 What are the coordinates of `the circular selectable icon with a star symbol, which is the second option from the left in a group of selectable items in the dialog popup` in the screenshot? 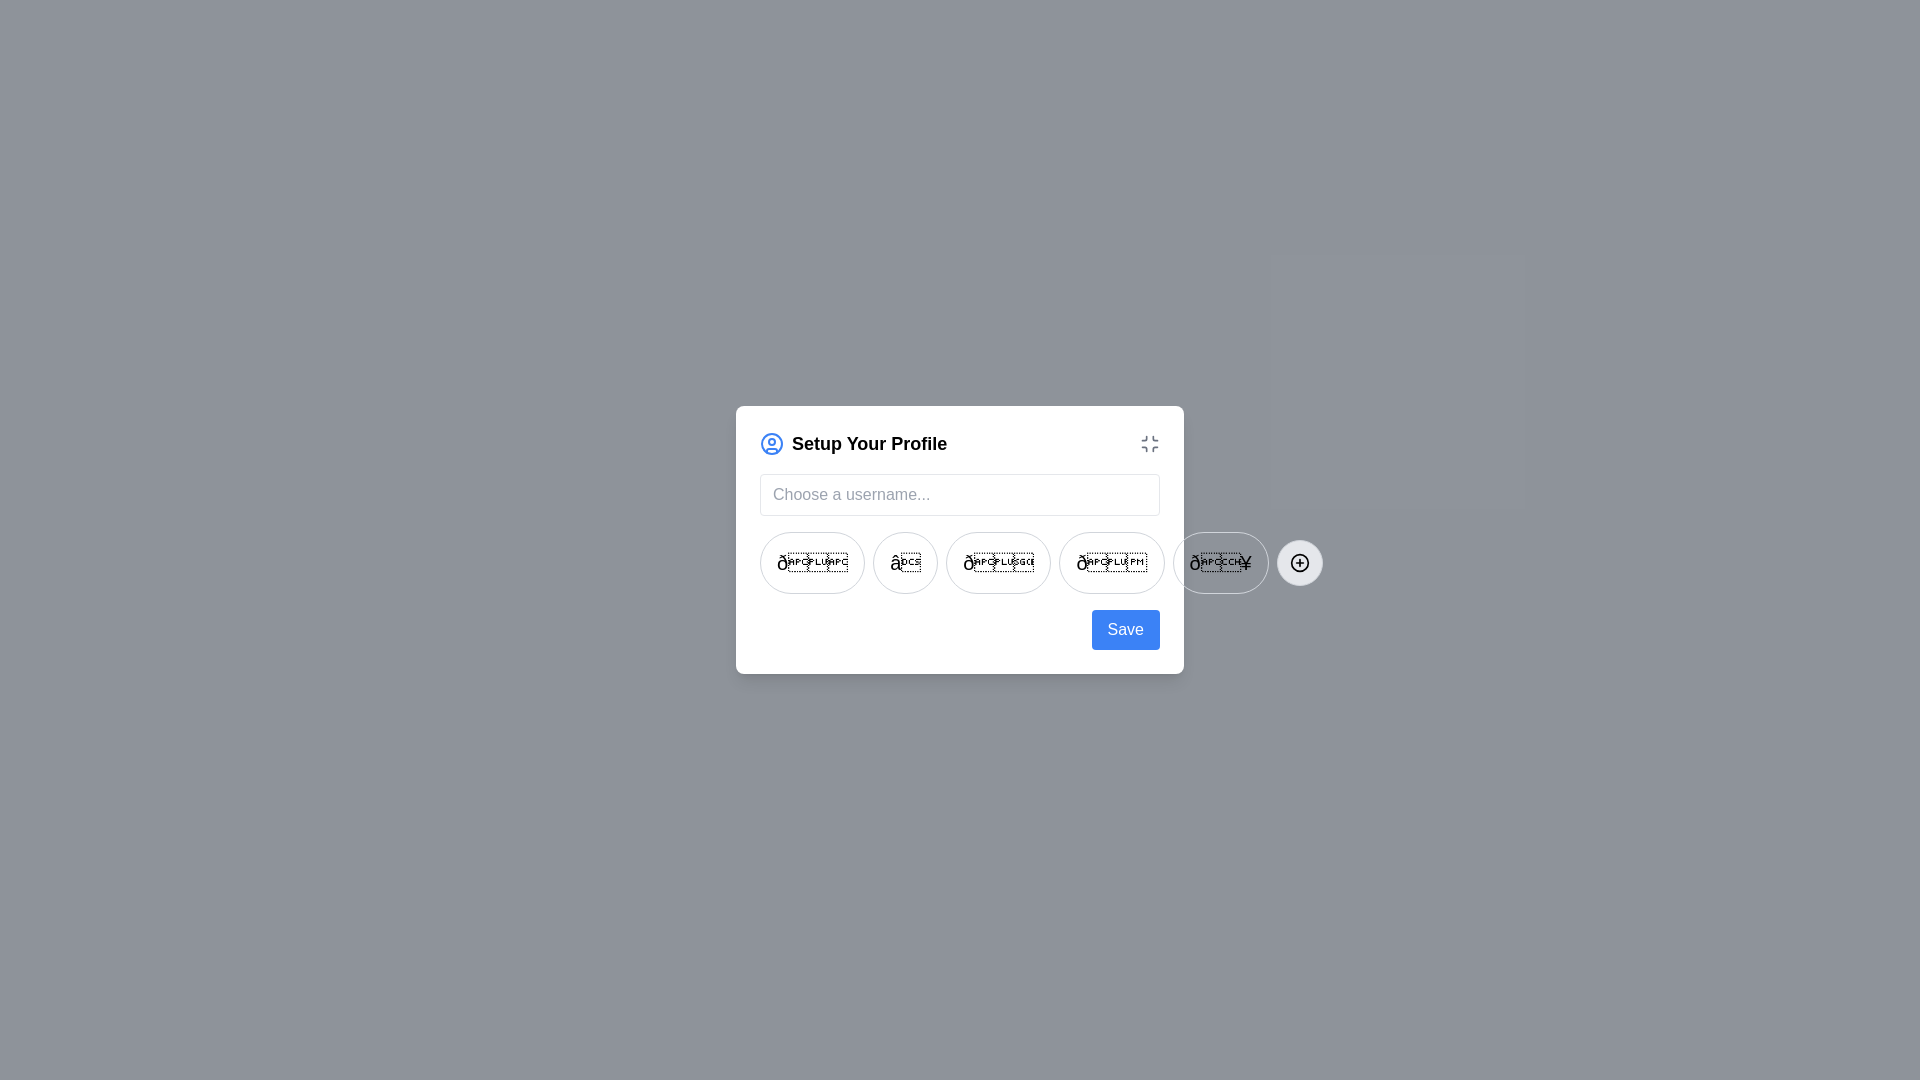 It's located at (904, 563).